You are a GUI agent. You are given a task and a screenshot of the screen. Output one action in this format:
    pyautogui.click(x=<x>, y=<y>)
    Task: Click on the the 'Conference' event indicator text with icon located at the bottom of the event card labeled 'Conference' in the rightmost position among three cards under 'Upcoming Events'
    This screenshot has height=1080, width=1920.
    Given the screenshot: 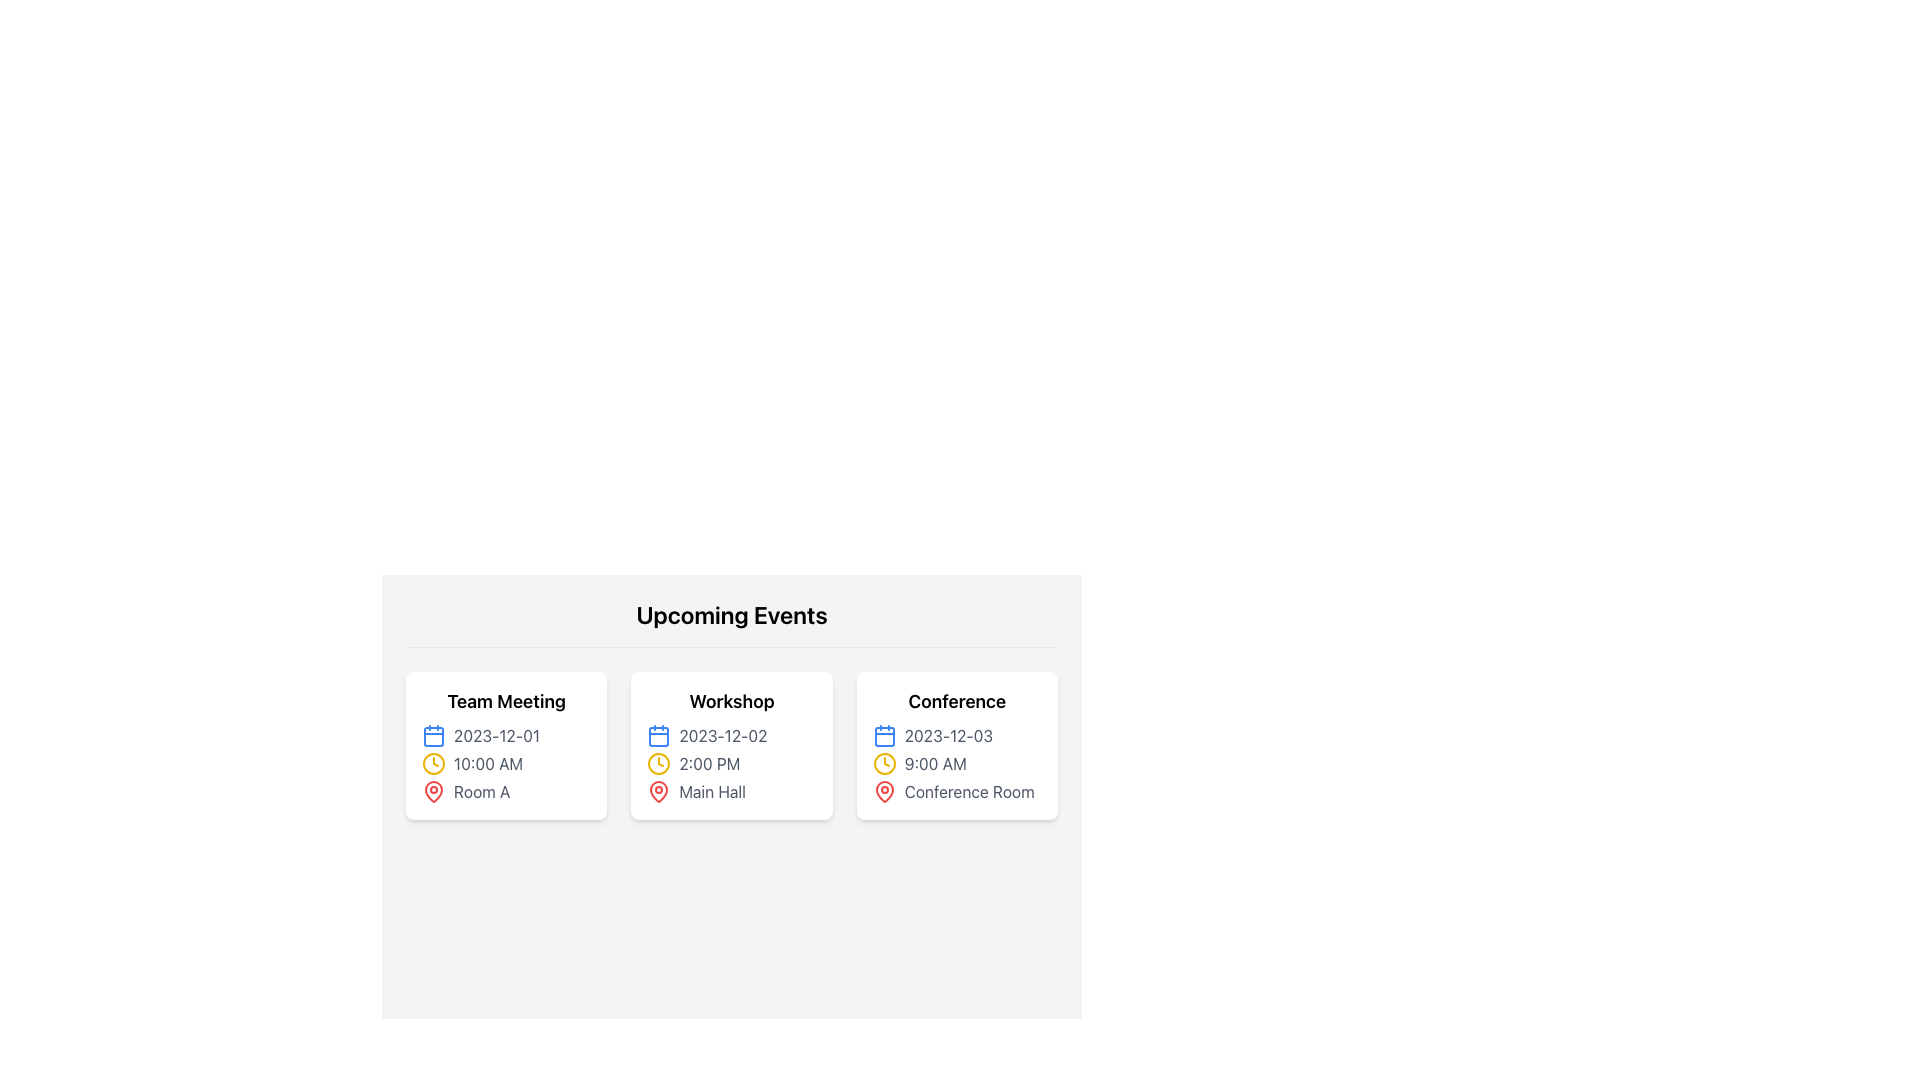 What is the action you would take?
    pyautogui.click(x=956, y=790)
    